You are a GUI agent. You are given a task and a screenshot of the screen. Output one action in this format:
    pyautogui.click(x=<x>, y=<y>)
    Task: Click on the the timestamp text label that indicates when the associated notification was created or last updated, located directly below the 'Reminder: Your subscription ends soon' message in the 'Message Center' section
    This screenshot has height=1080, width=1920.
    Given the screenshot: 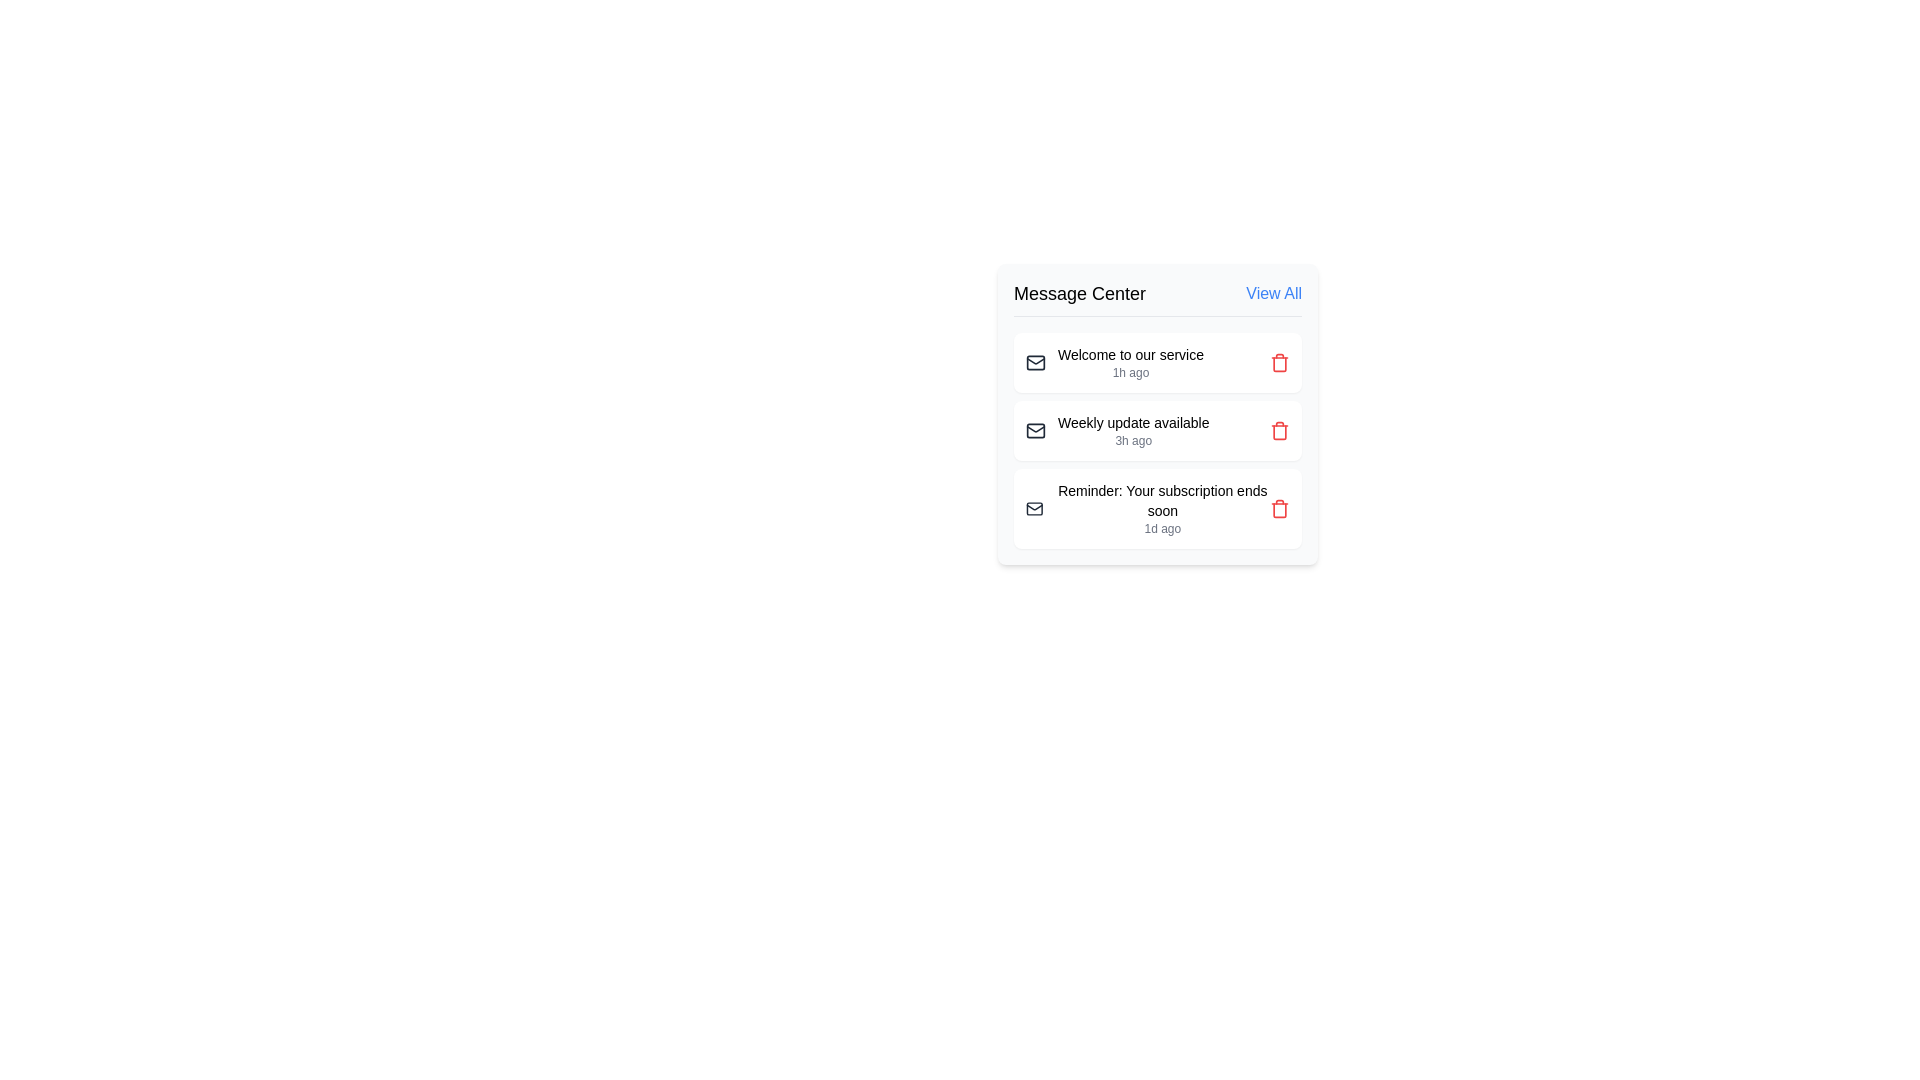 What is the action you would take?
    pyautogui.click(x=1162, y=527)
    